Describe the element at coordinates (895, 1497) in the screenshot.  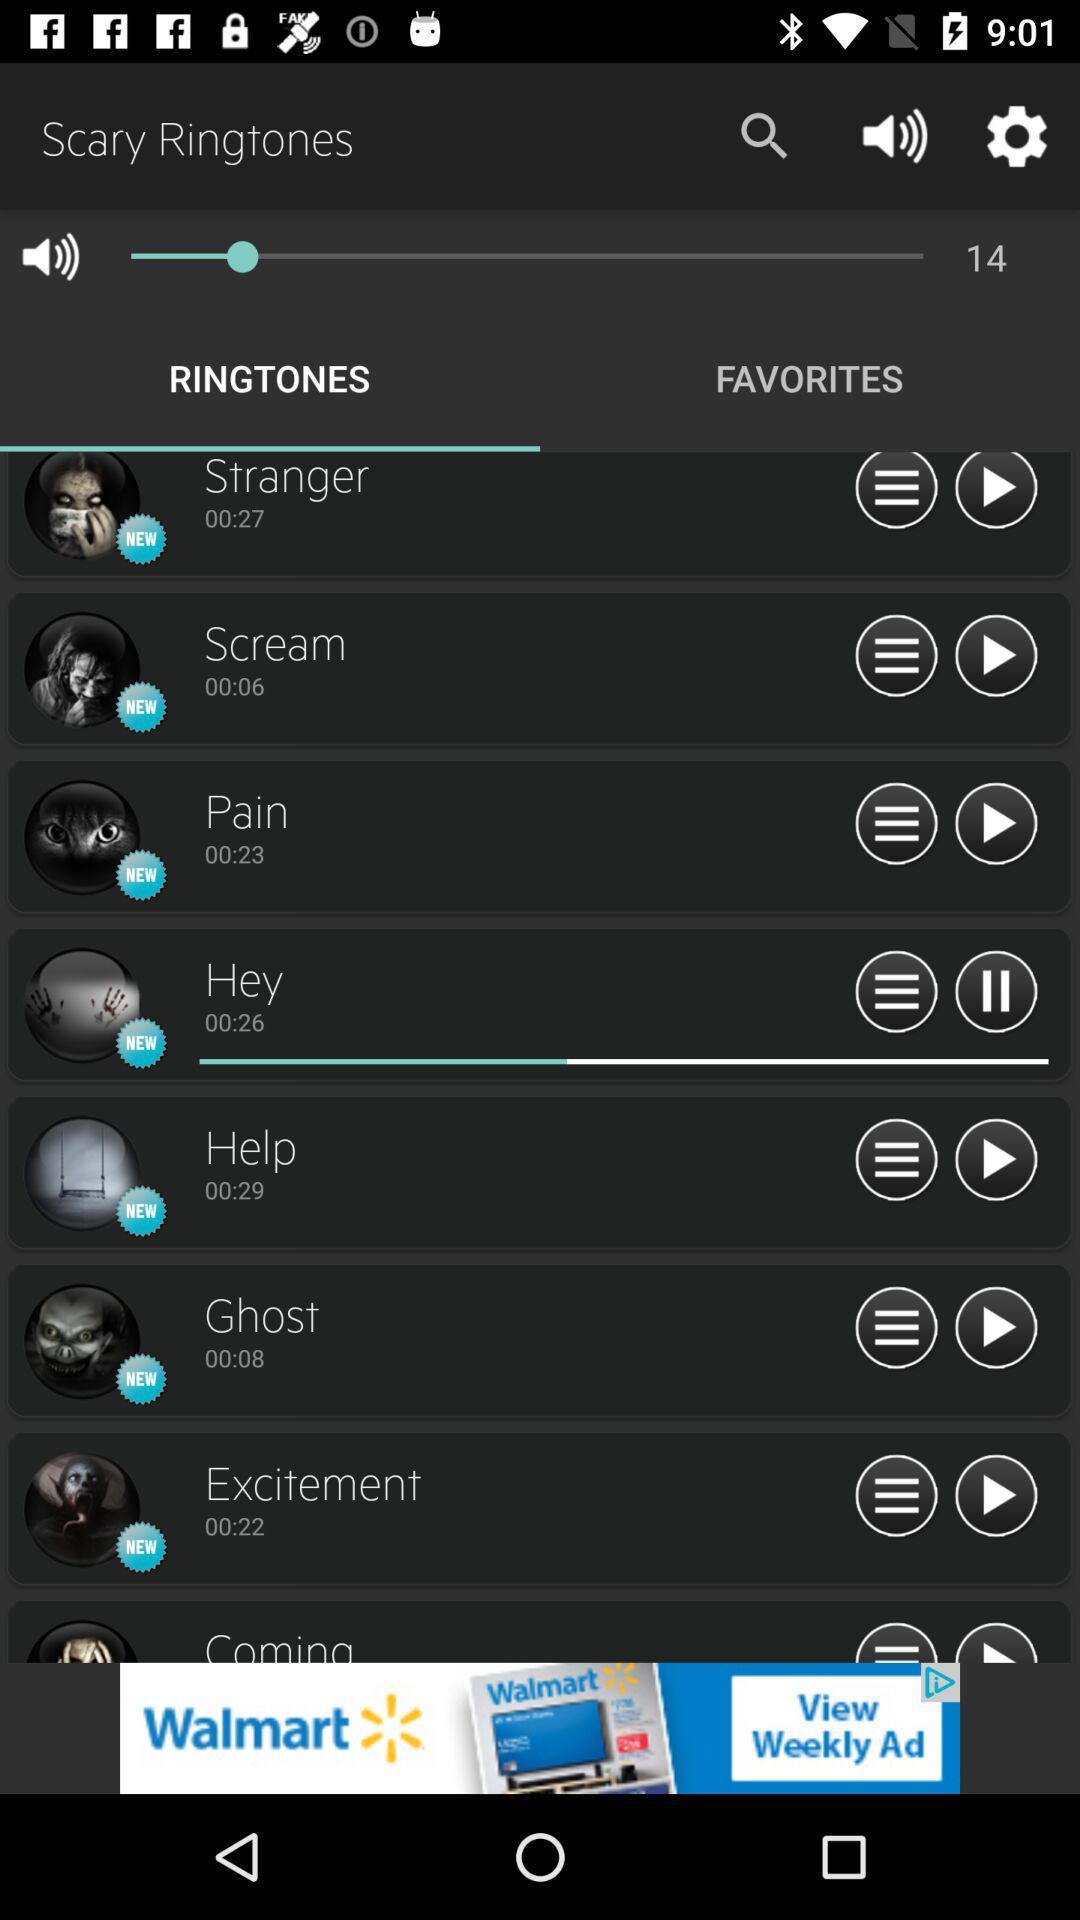
I see `song details` at that location.